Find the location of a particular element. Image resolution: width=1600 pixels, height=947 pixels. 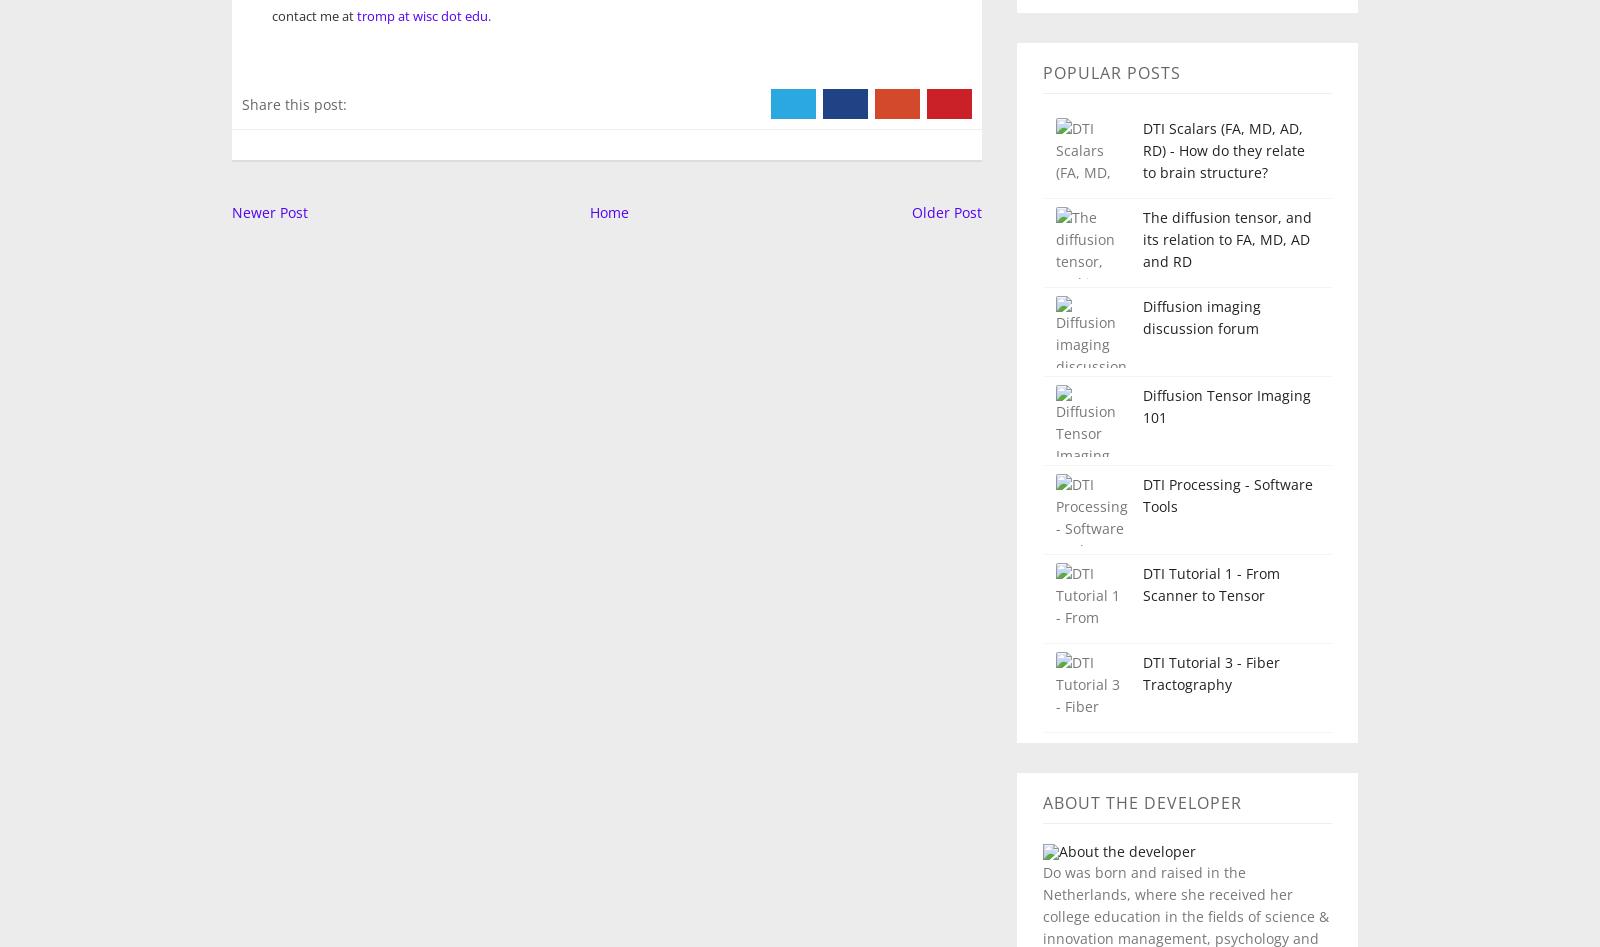

'tromp at wisc dot edu' is located at coordinates (420, 14).